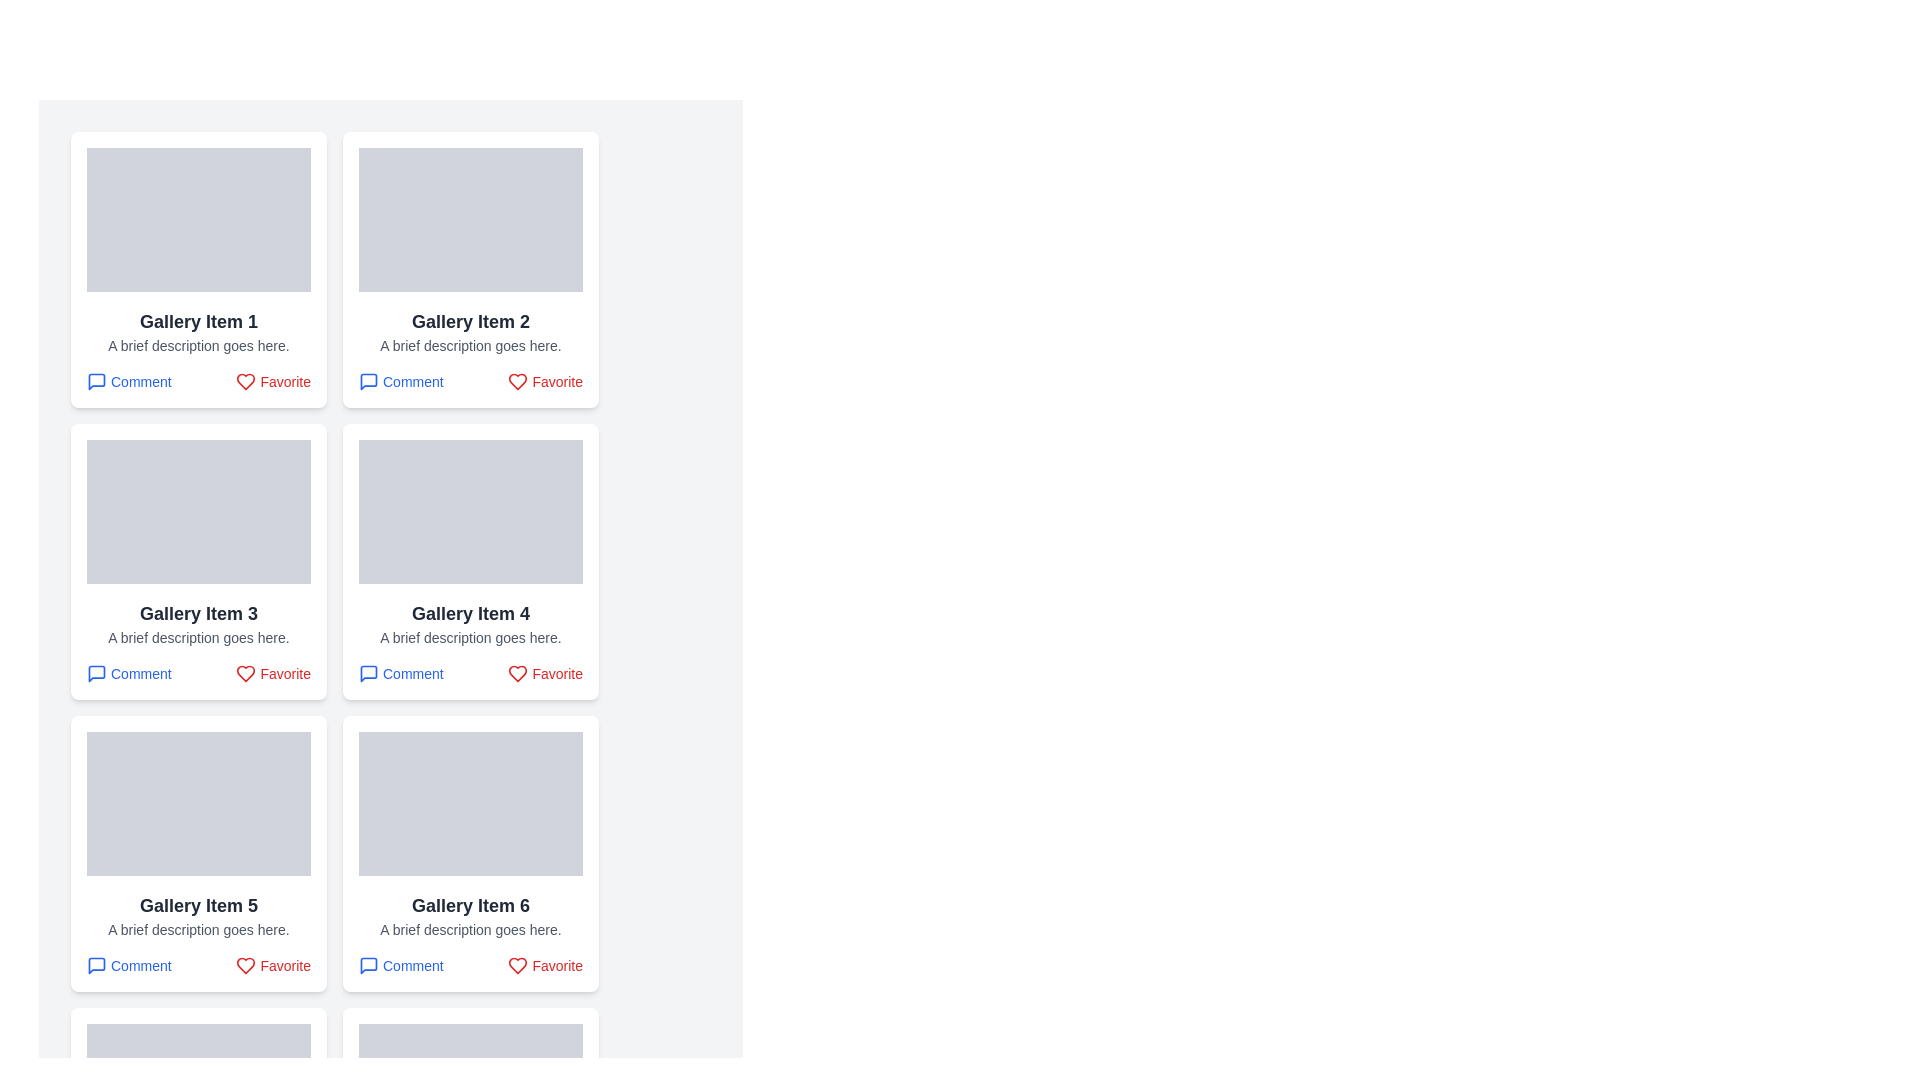 The image size is (1920, 1080). I want to click on the red heart icon associated with Gallery Item 3 to possibly display a tooltip, so click(245, 674).